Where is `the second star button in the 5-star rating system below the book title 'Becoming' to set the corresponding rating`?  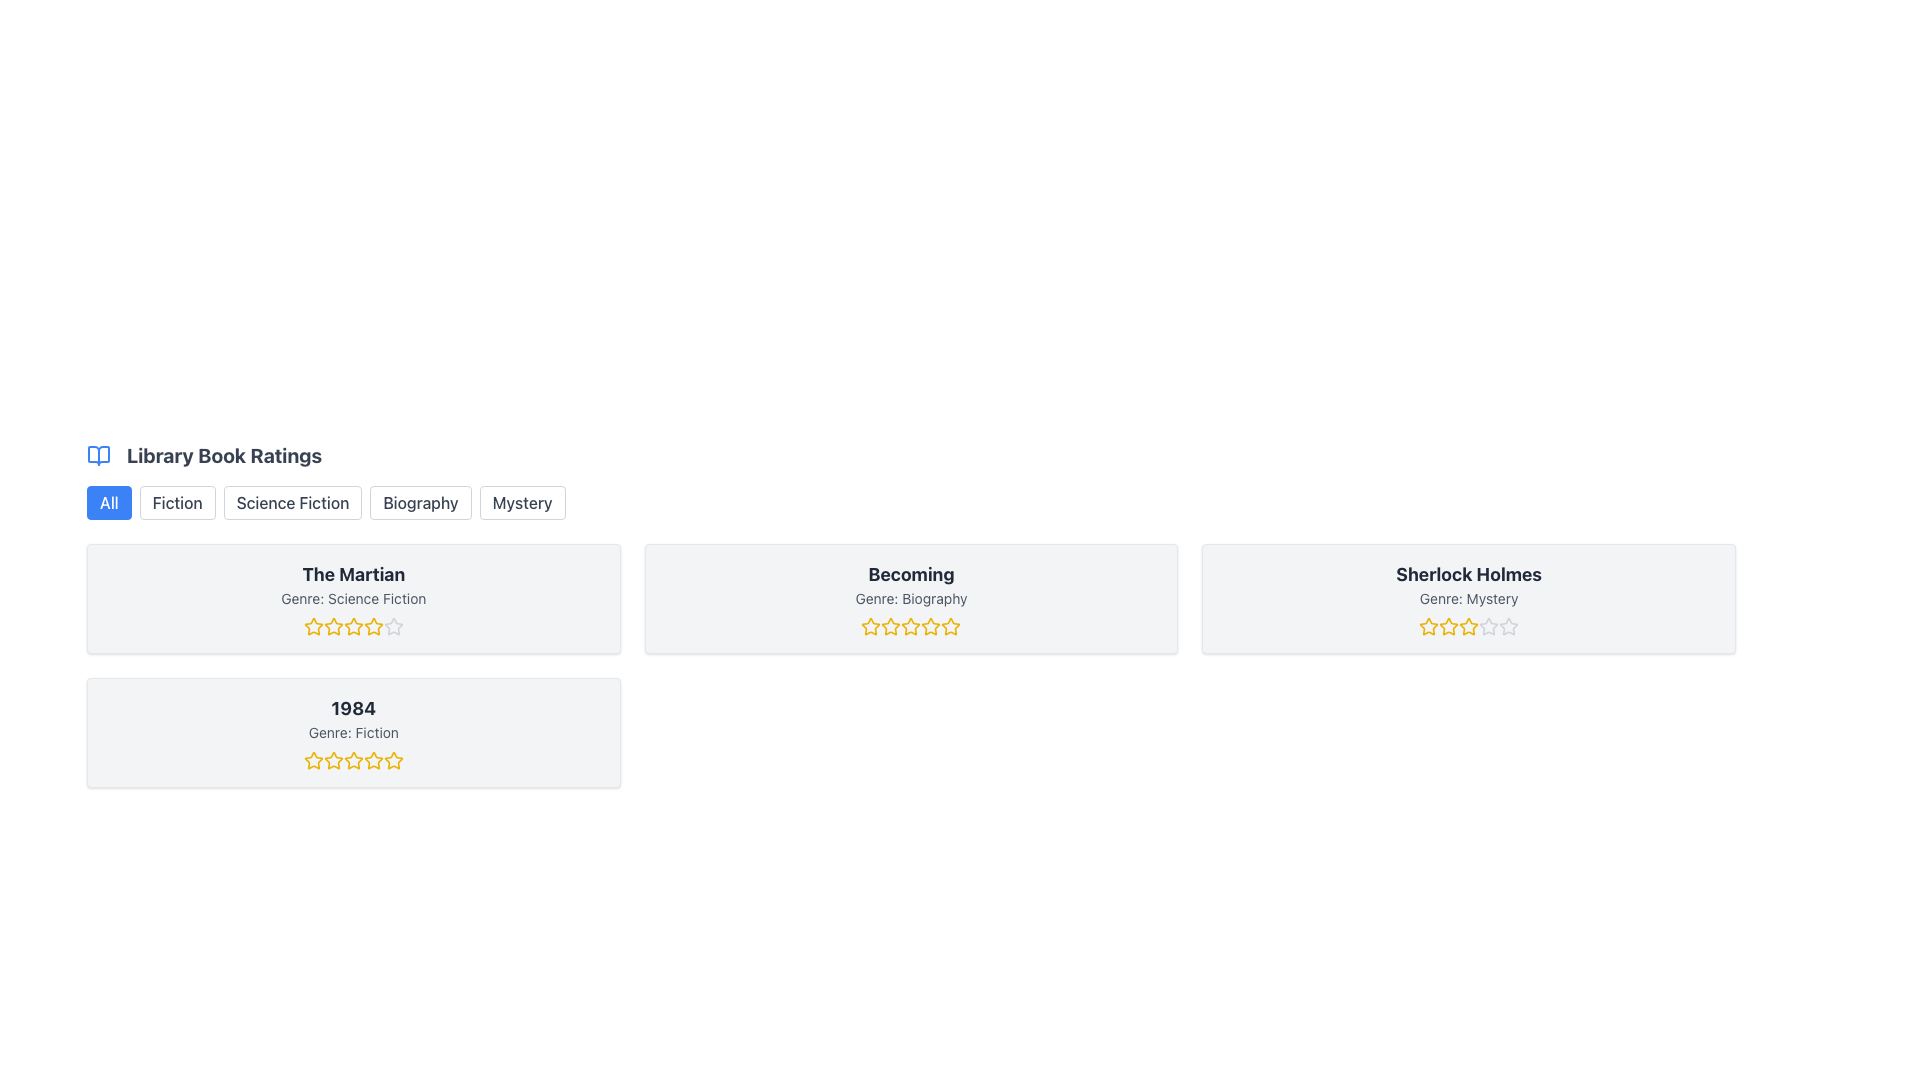 the second star button in the 5-star rating system below the book title 'Becoming' to set the corresponding rating is located at coordinates (871, 625).